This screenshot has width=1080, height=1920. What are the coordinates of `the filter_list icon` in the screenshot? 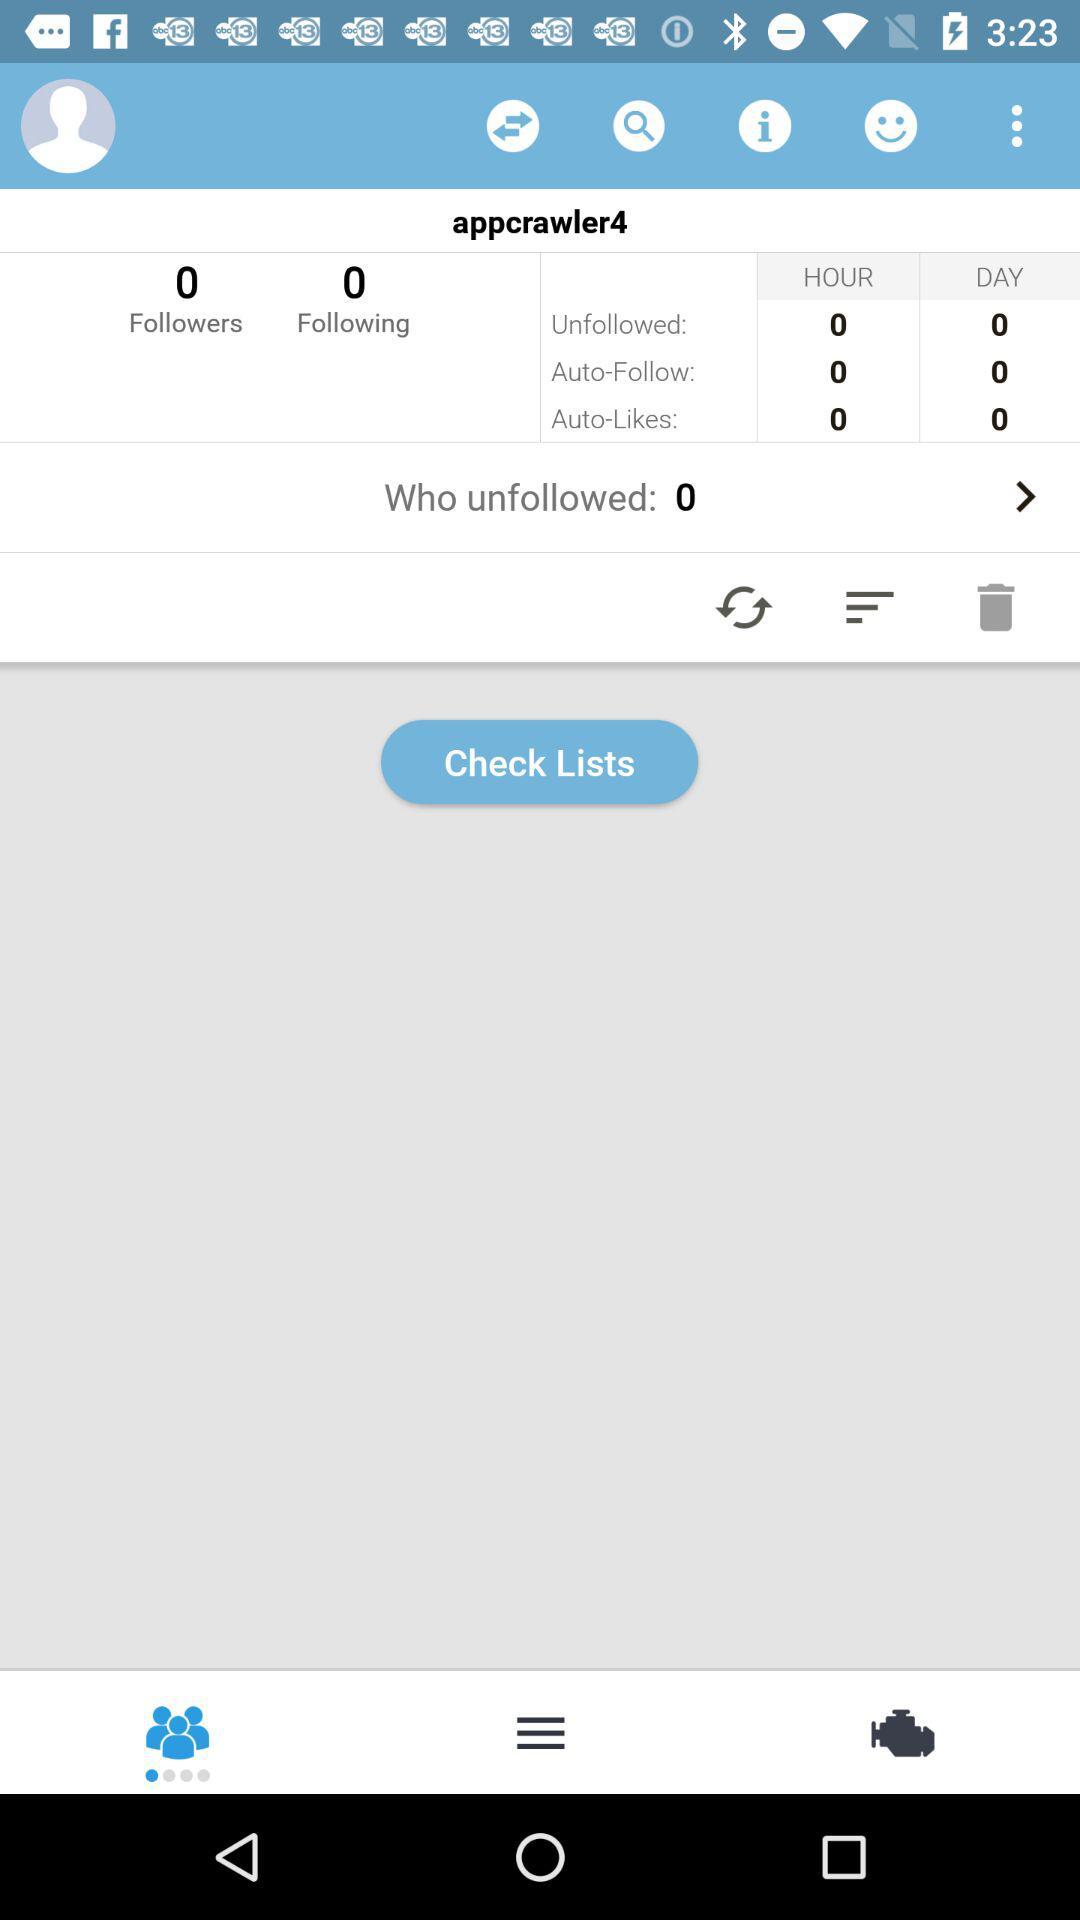 It's located at (869, 606).